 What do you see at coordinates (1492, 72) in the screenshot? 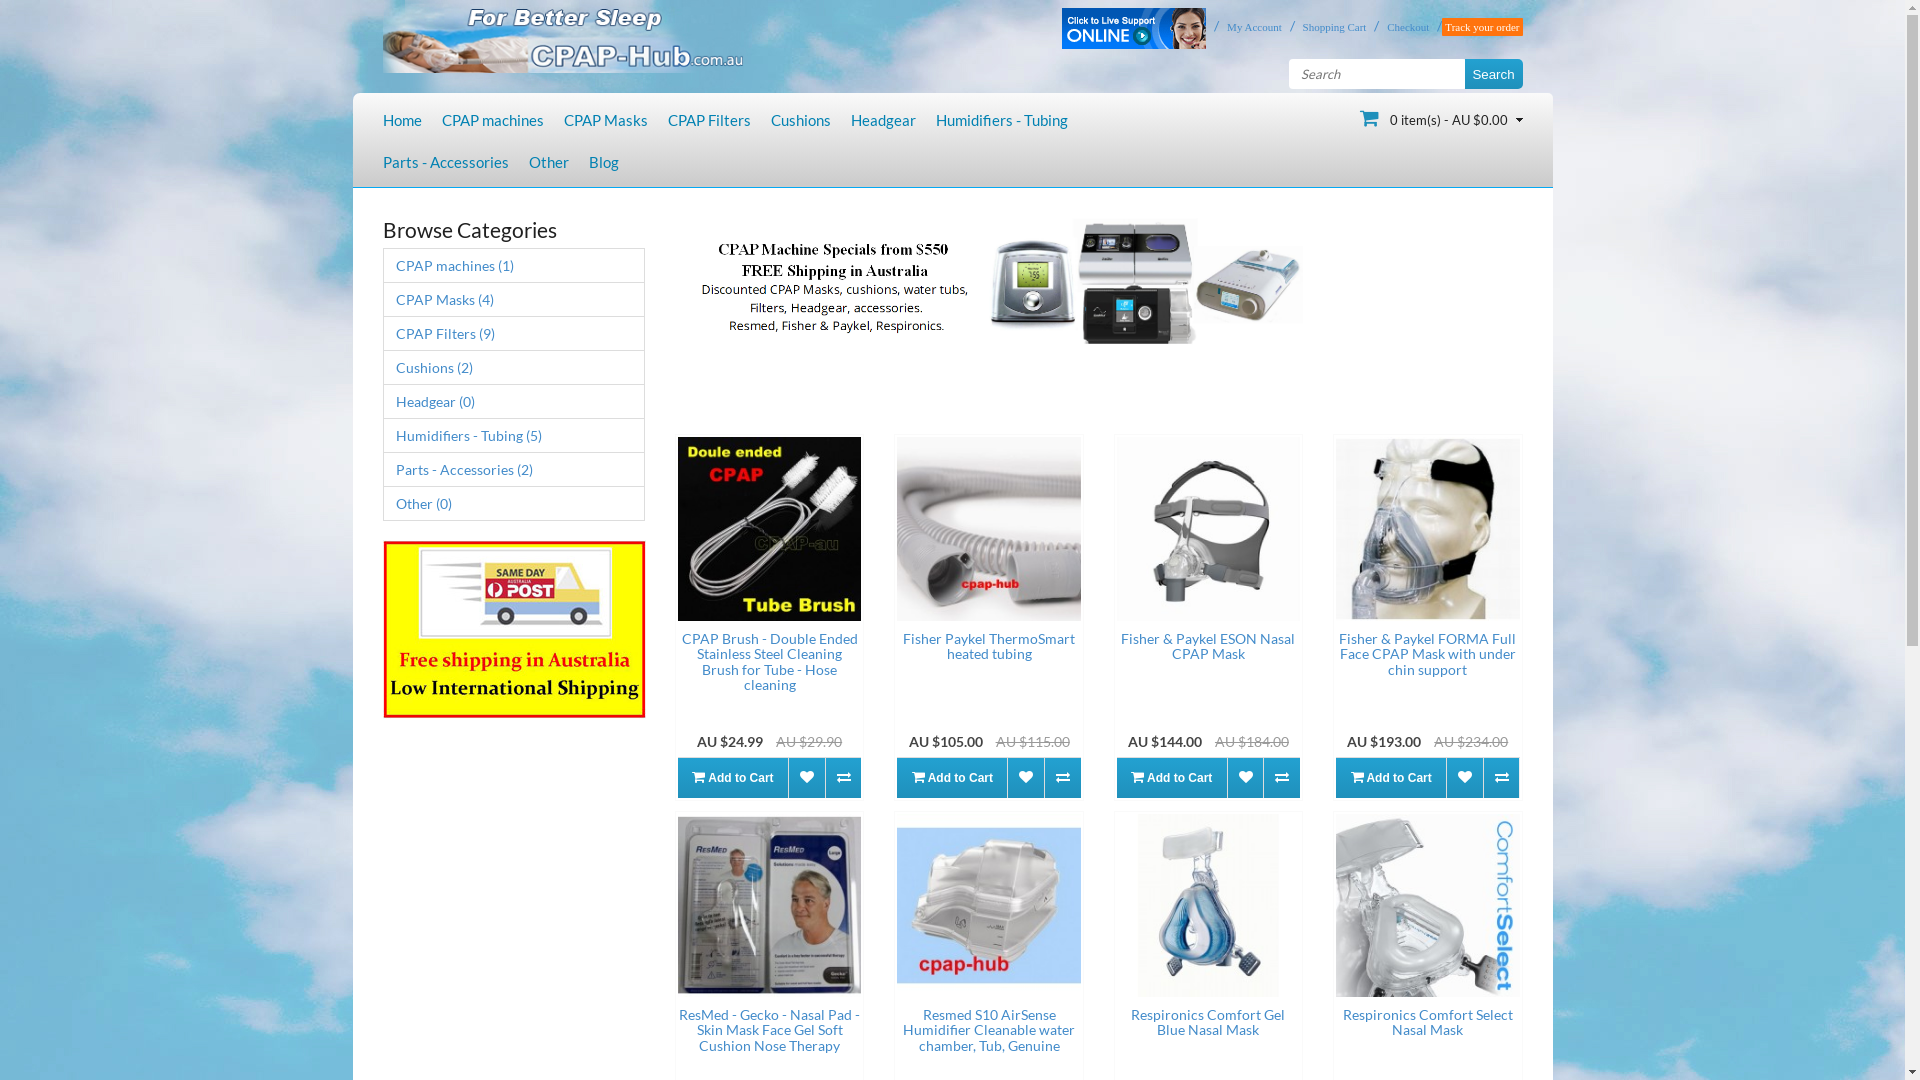
I see `'Search'` at bounding box center [1492, 72].